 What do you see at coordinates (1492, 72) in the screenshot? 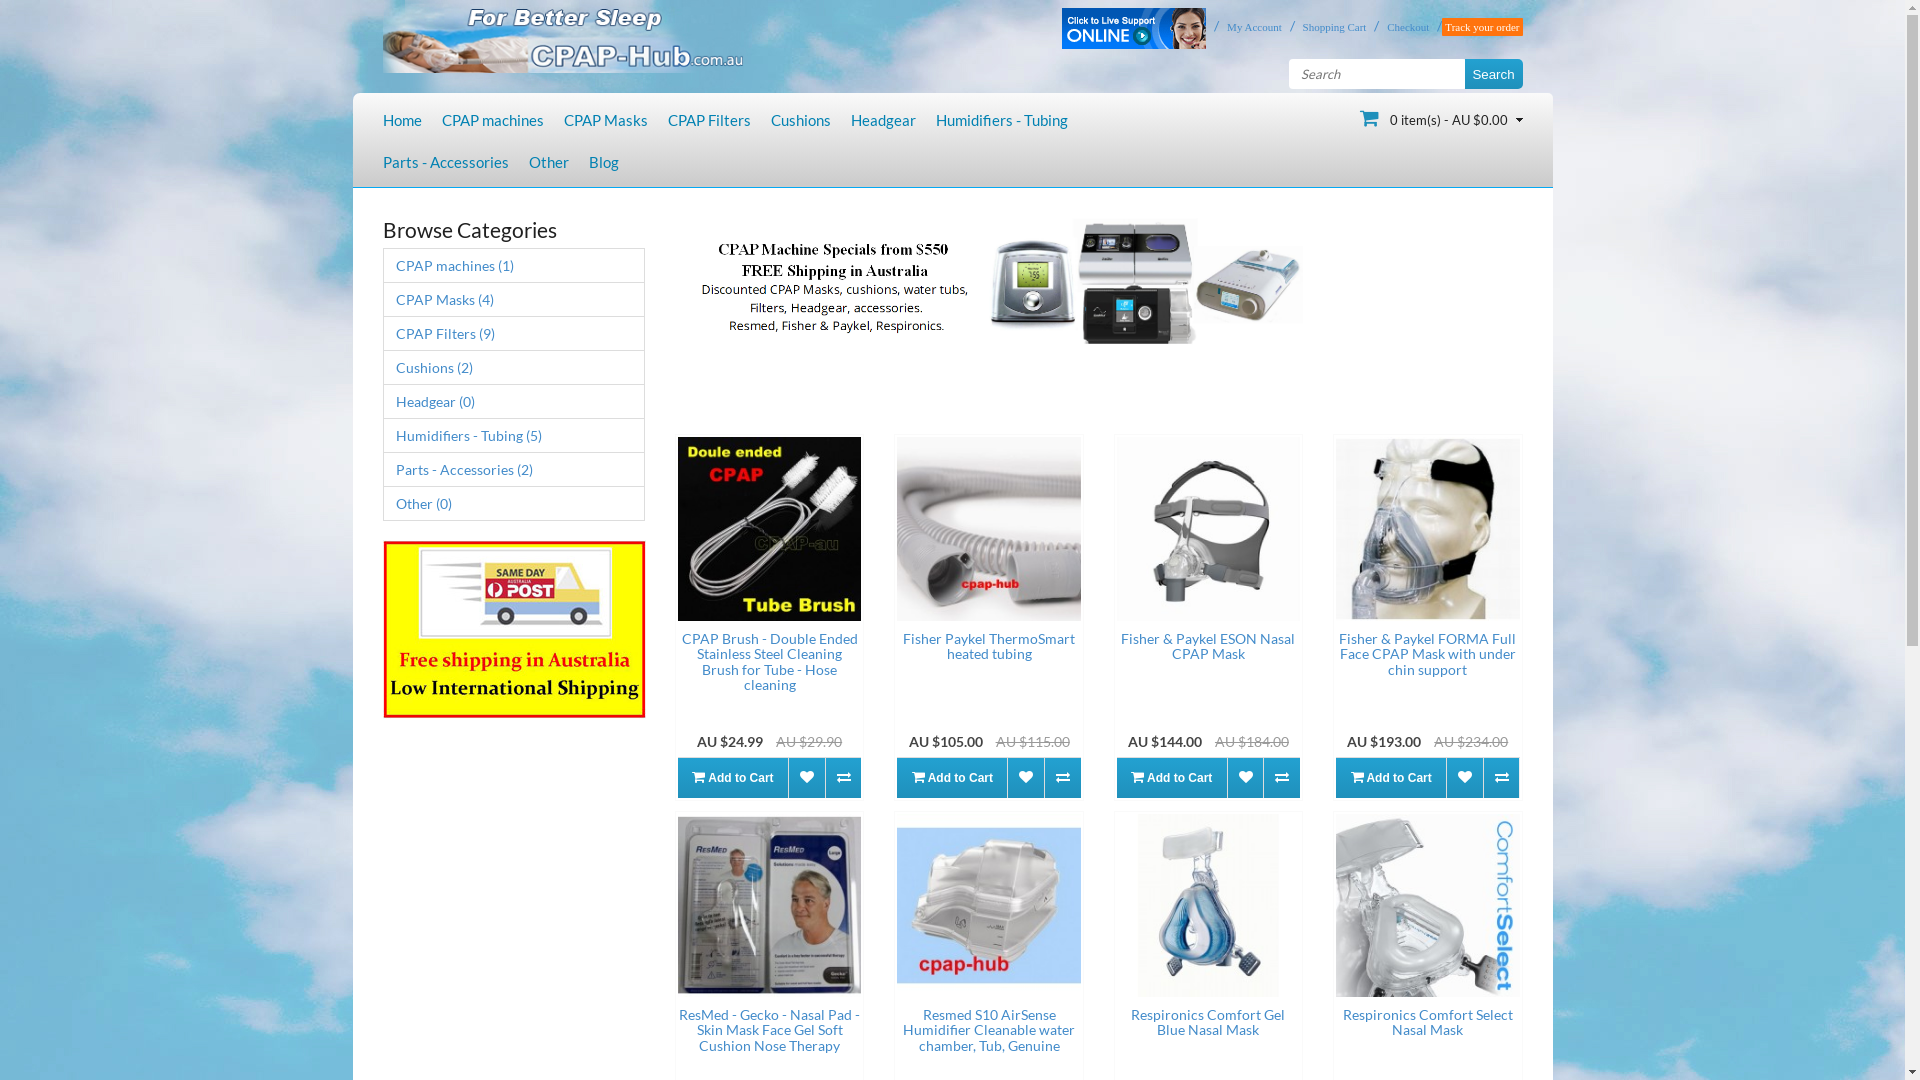
I see `'Search'` at bounding box center [1492, 72].